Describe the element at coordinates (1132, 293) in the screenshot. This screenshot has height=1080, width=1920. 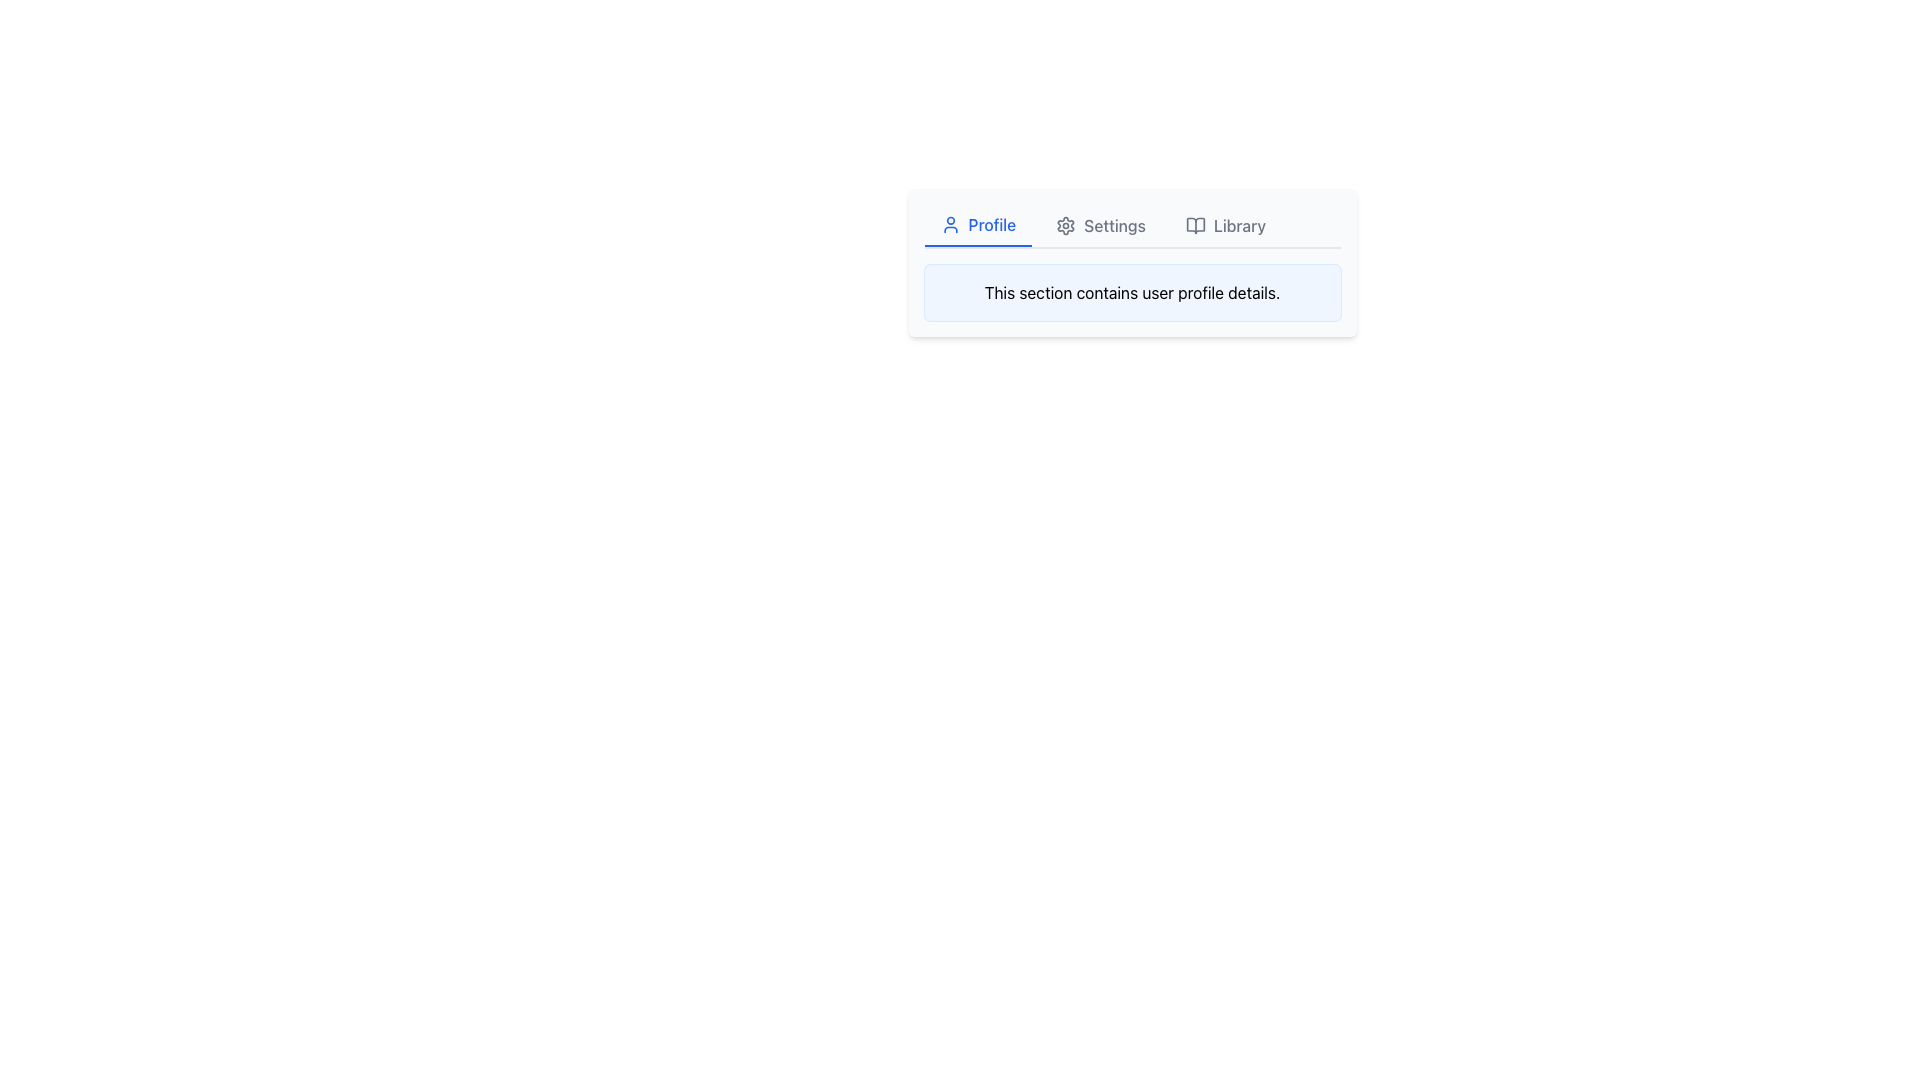
I see `the informational panel that provides details about the selected 'Profile' tab, located directly below the main navigation tabs` at that location.